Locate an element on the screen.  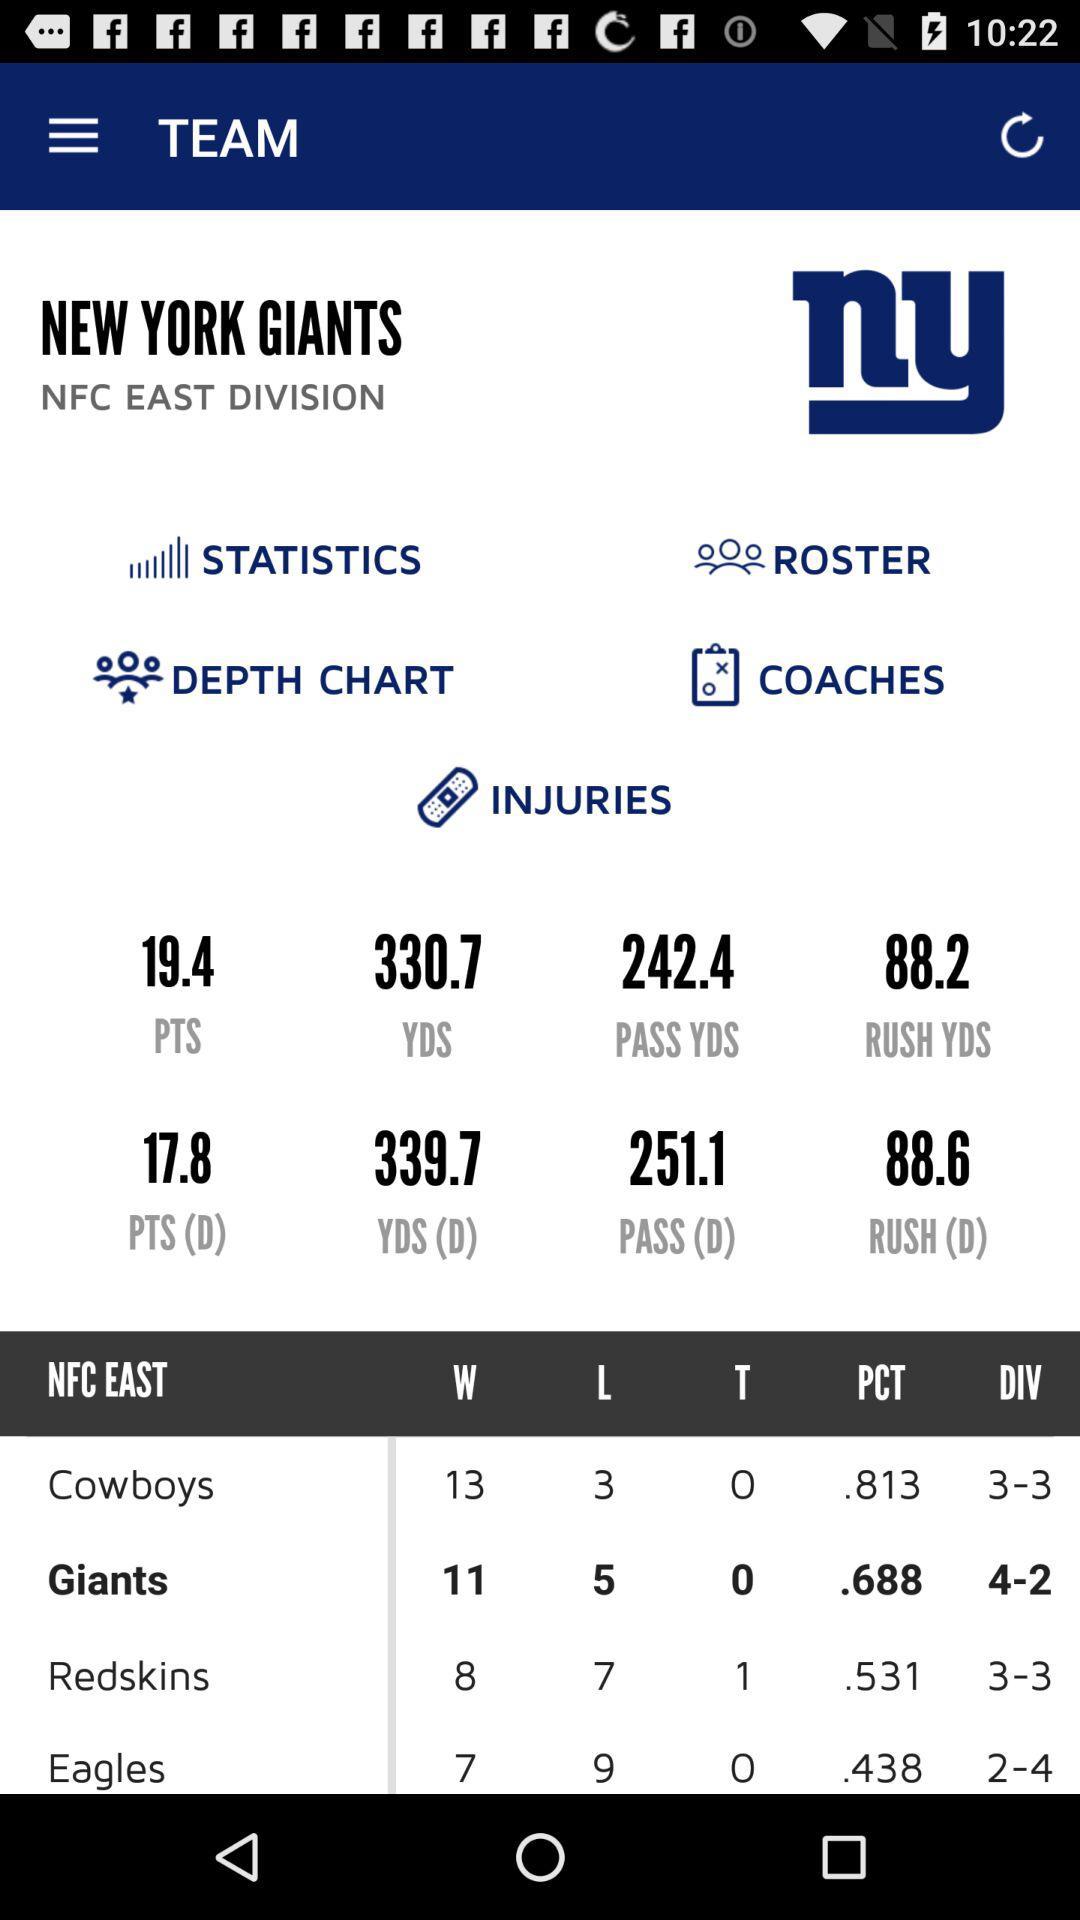
the icon next to pct is located at coordinates (742, 1382).